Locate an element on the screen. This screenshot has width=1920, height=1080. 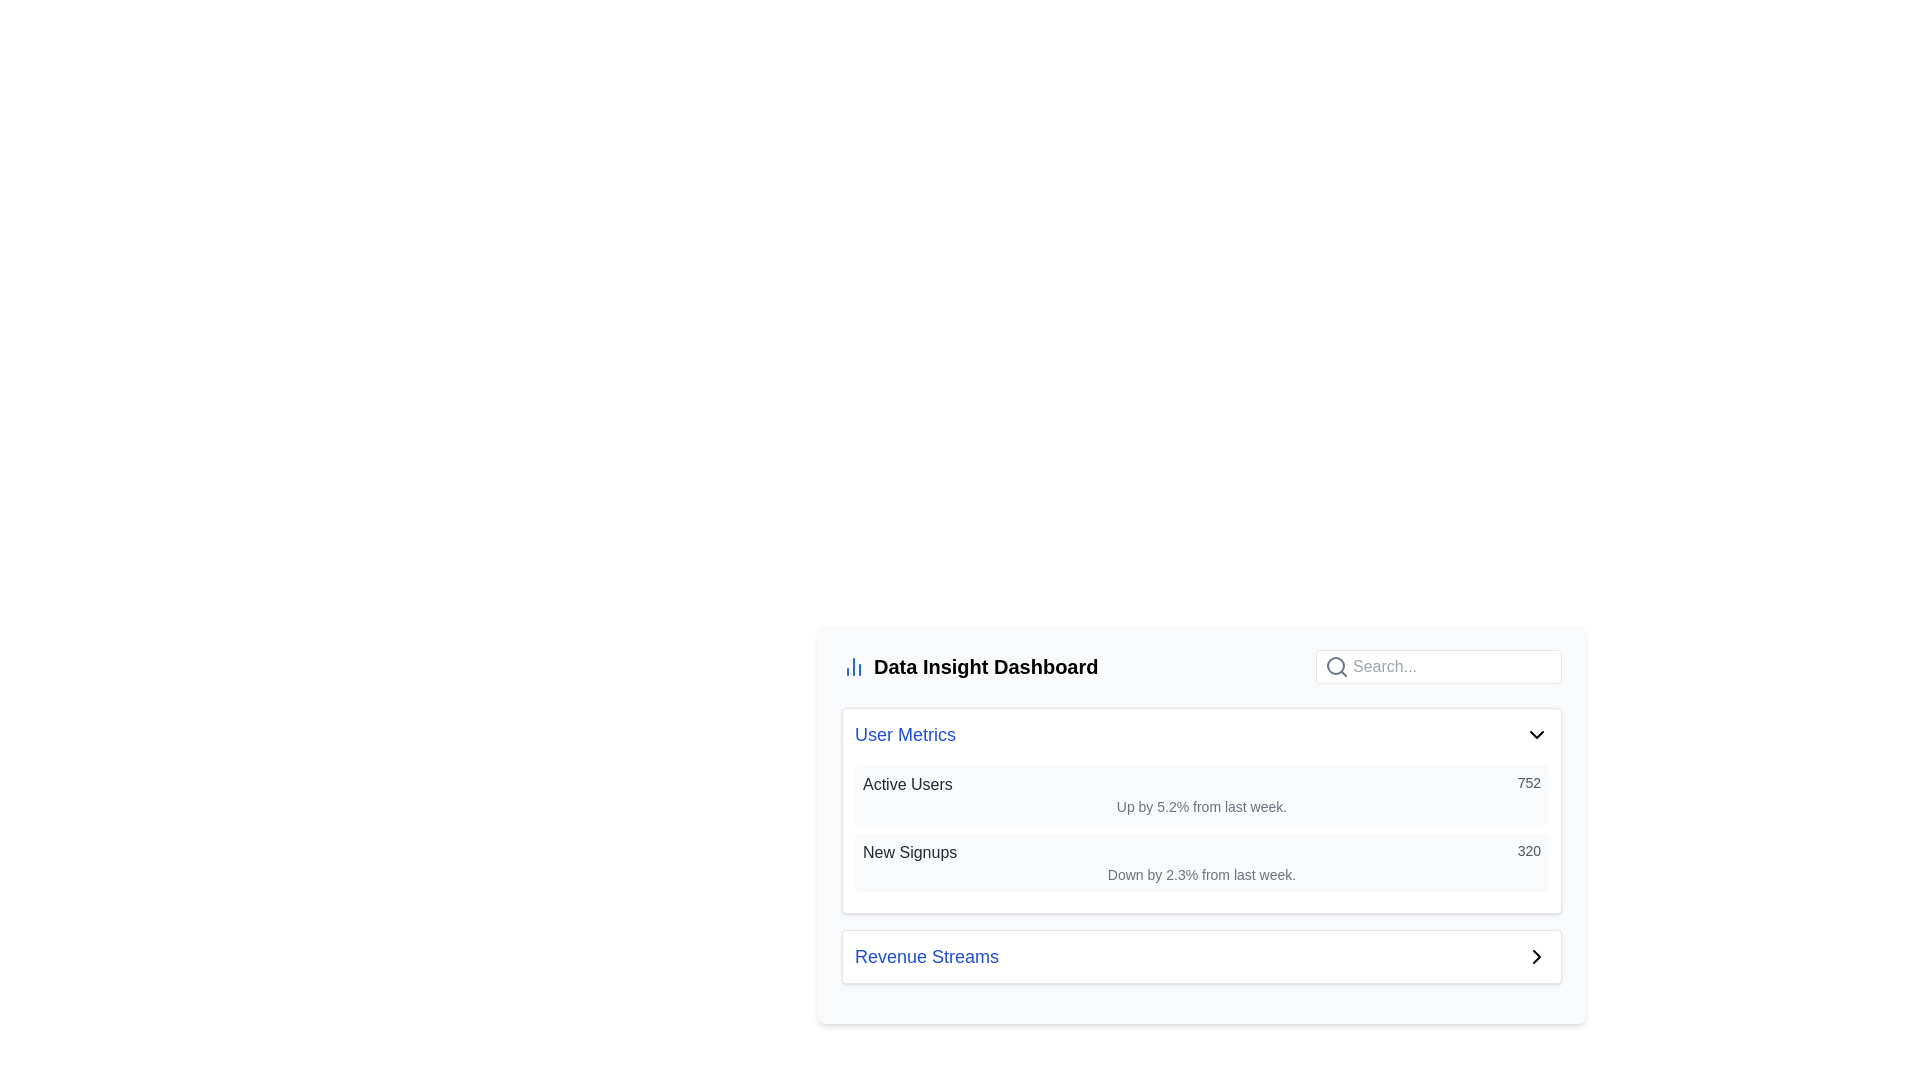
on the navigation link for 'Revenue Streams' located at the bottom of the 'Data Insight Dashboard' card is located at coordinates (1200, 955).